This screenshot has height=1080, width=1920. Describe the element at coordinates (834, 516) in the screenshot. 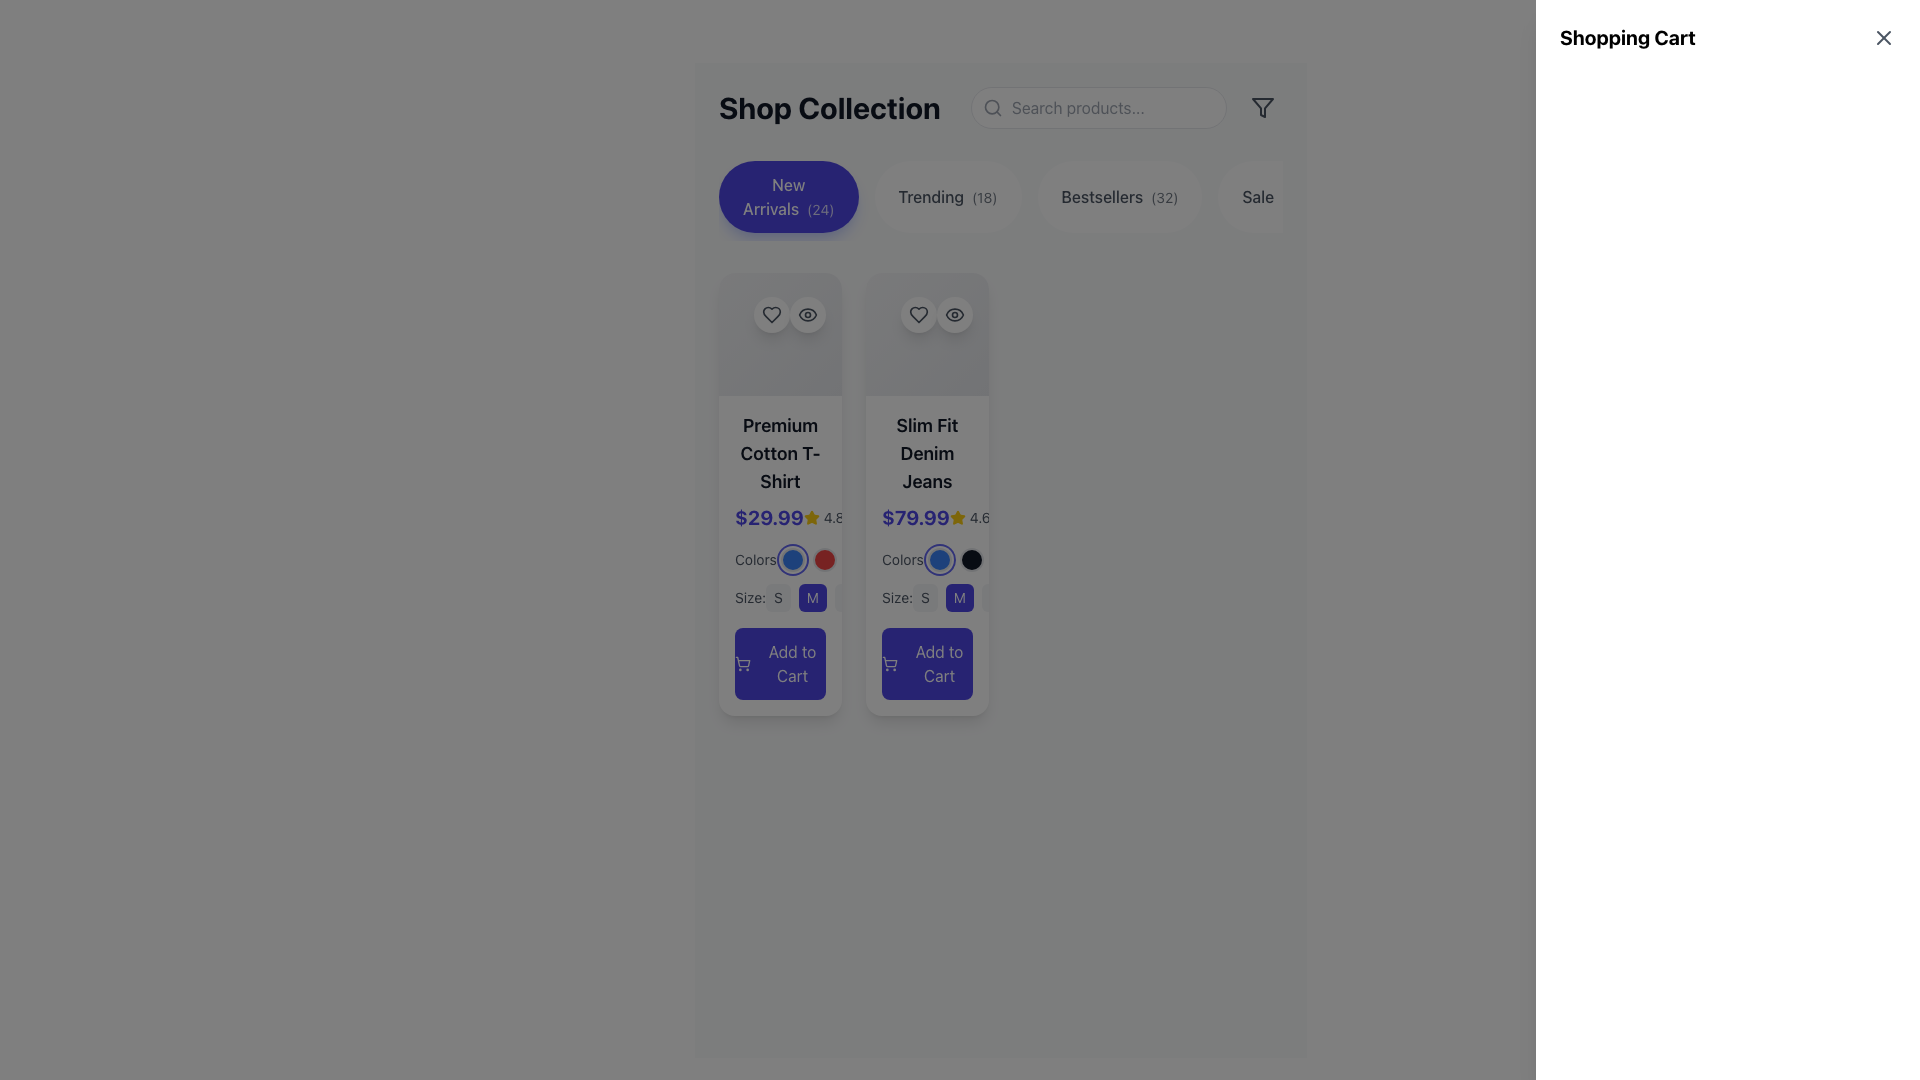

I see `the Text label displaying the numeric rating value, which is positioned next to a yellow star icon within a product card in the shop collection section` at that location.